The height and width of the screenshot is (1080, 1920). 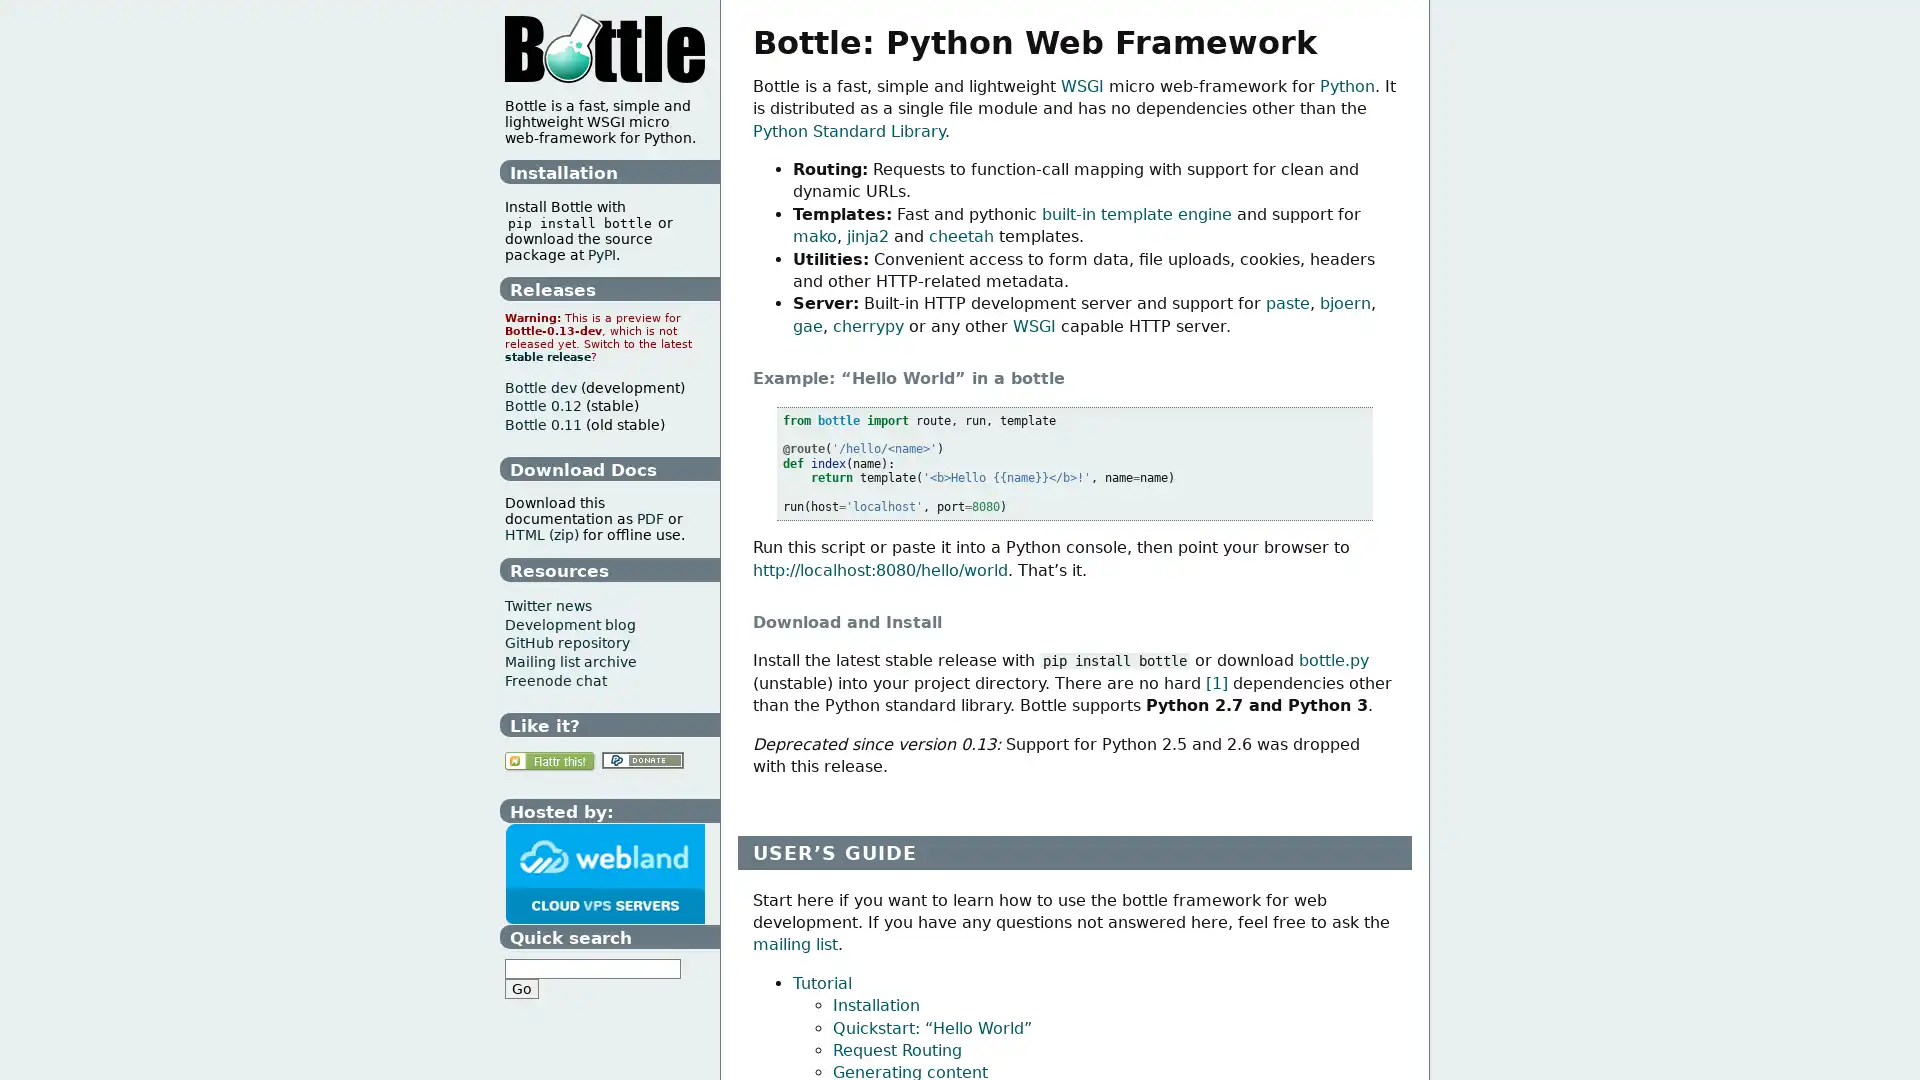 What do you see at coordinates (643, 759) in the screenshot?
I see `Donate with PayPal!` at bounding box center [643, 759].